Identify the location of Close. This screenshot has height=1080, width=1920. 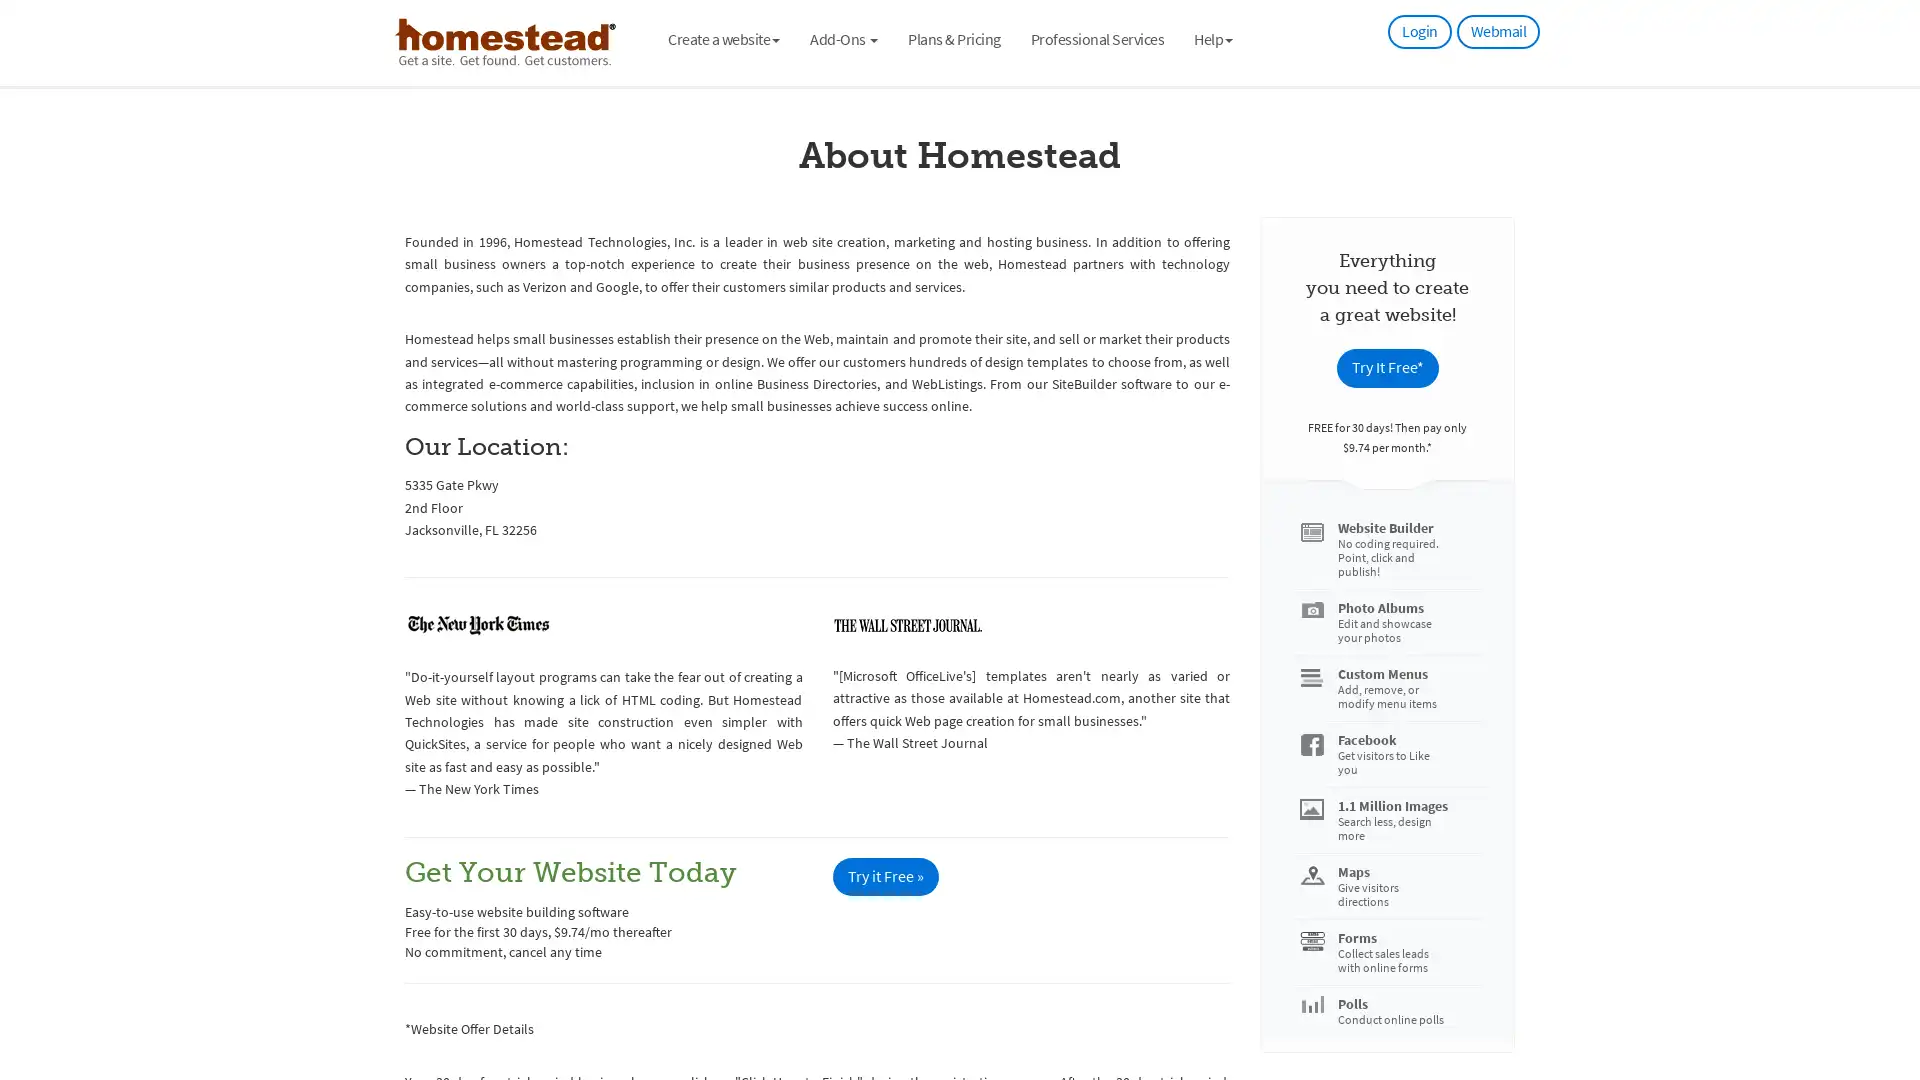
(365, 756).